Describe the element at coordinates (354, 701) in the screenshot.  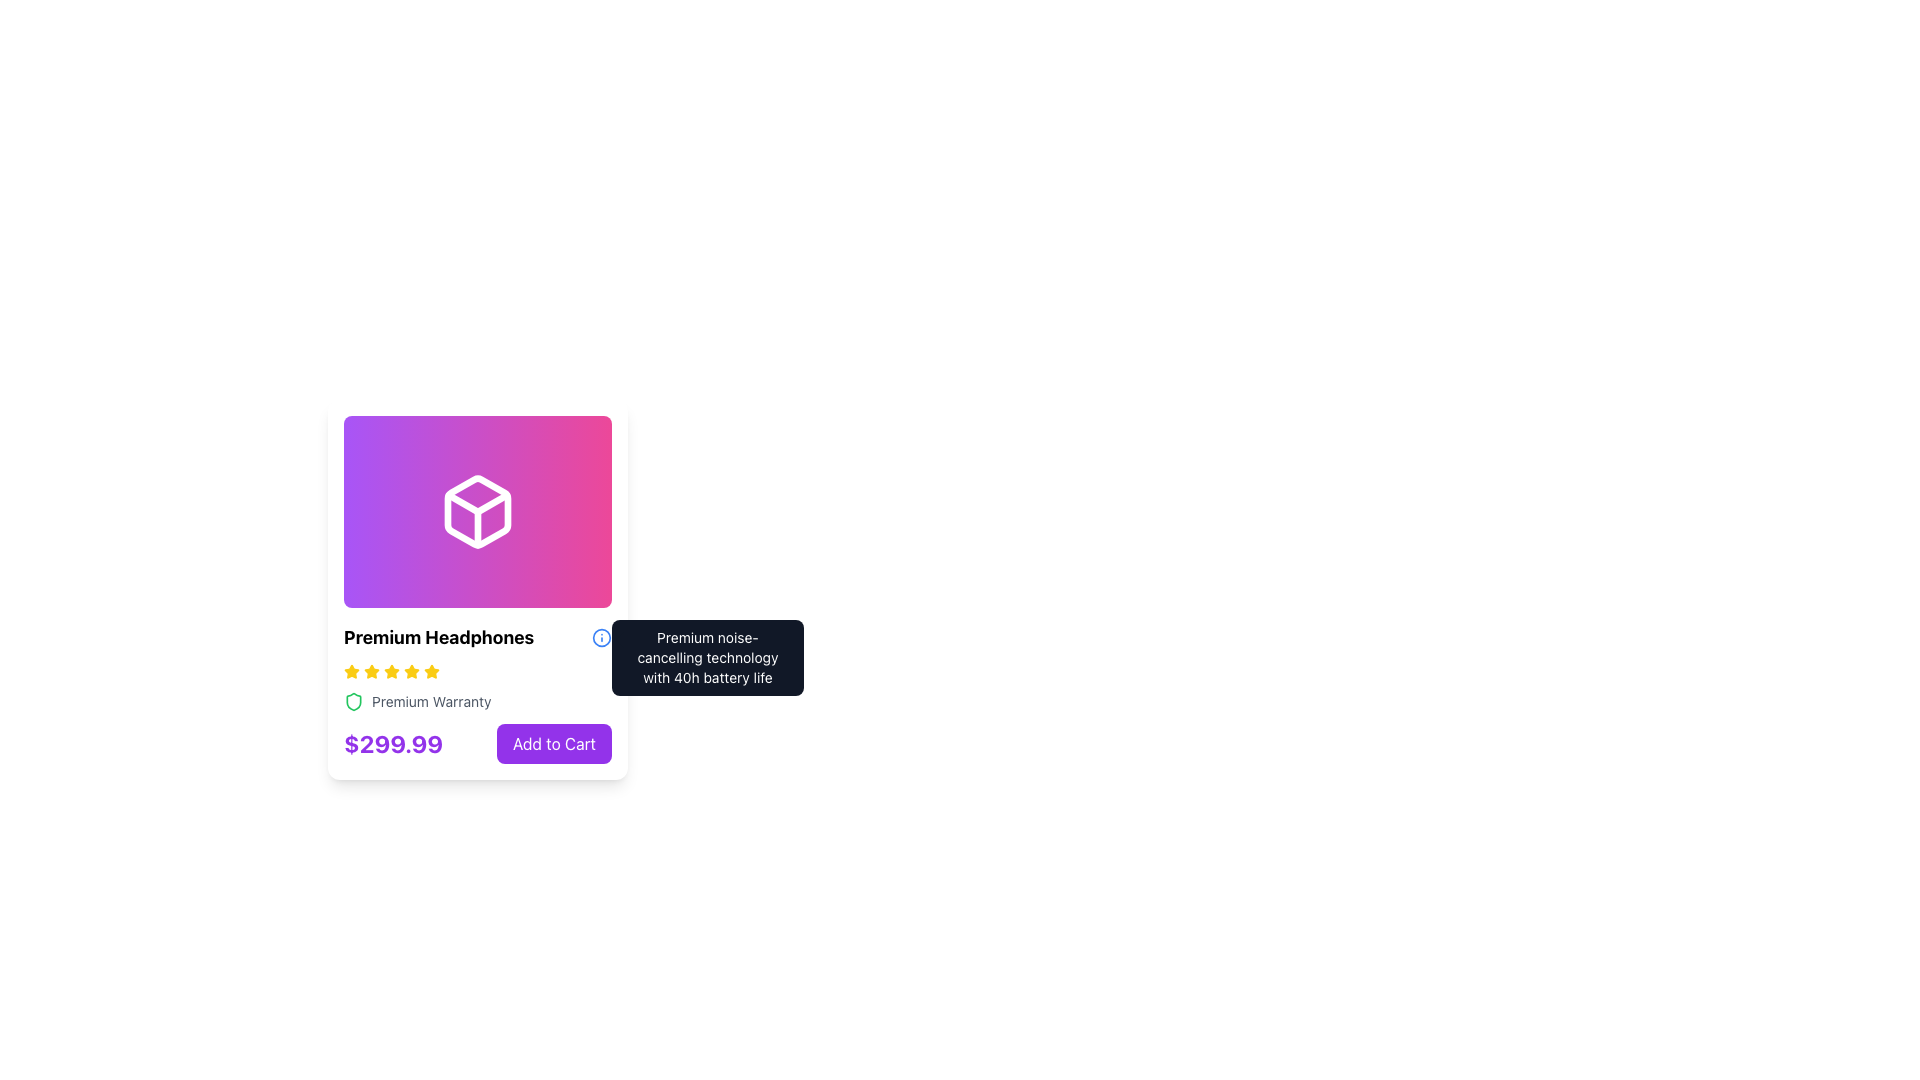
I see `the premium warranty icon located to the left of the 'Premium Warranty' text label in the product's detailed card` at that location.